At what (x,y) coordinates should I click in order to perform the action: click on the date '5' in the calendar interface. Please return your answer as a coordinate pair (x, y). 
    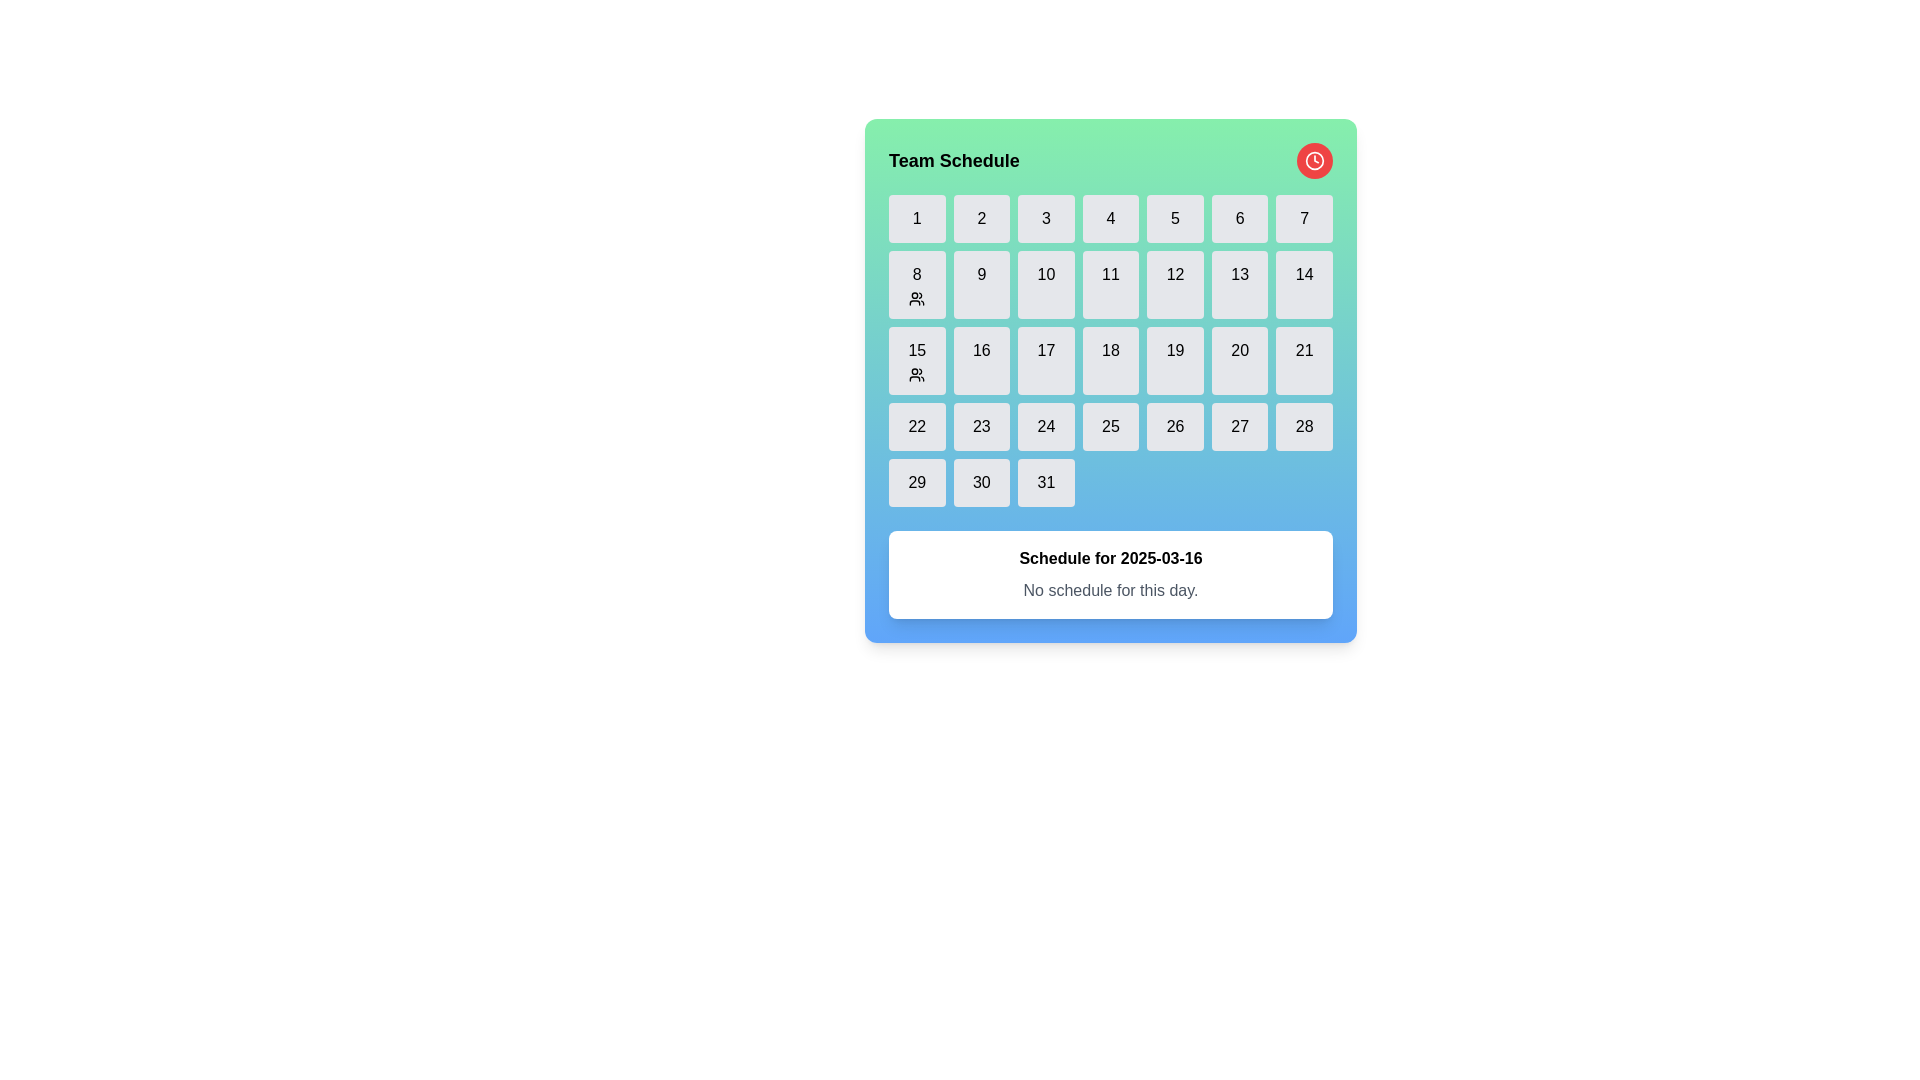
    Looking at the image, I should click on (1175, 219).